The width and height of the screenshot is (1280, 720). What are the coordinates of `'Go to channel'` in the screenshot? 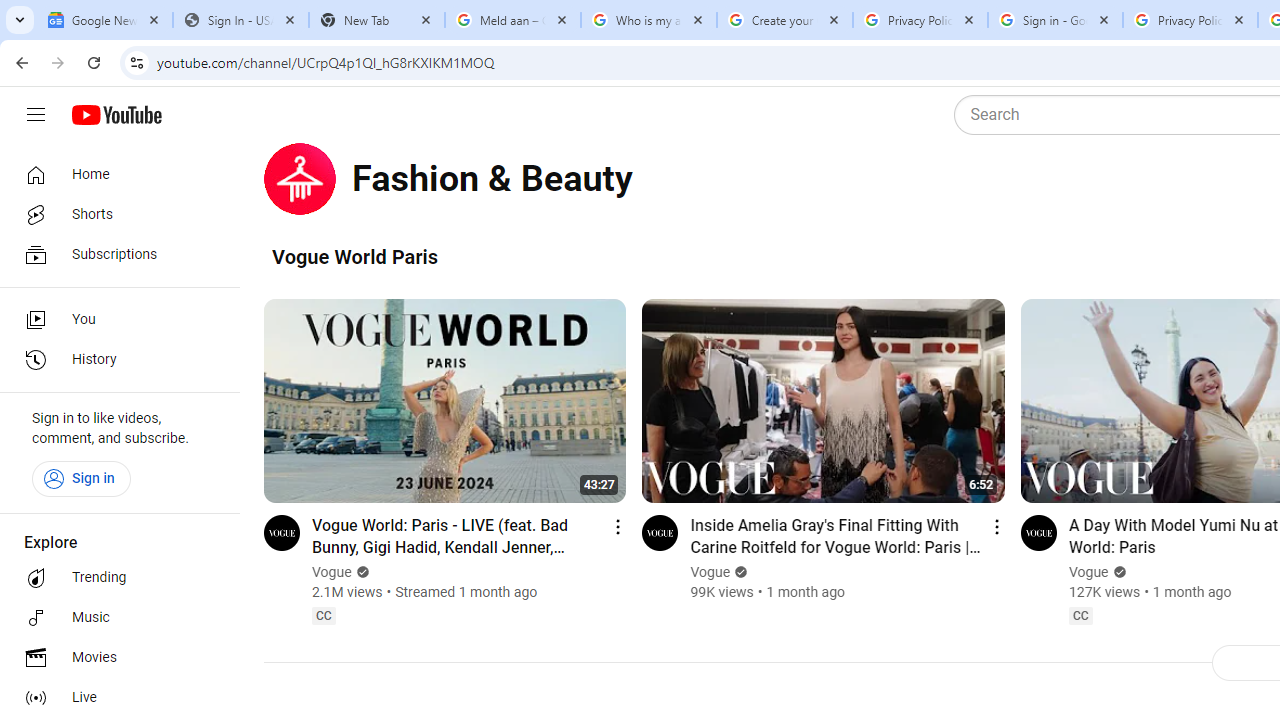 It's located at (1038, 531).